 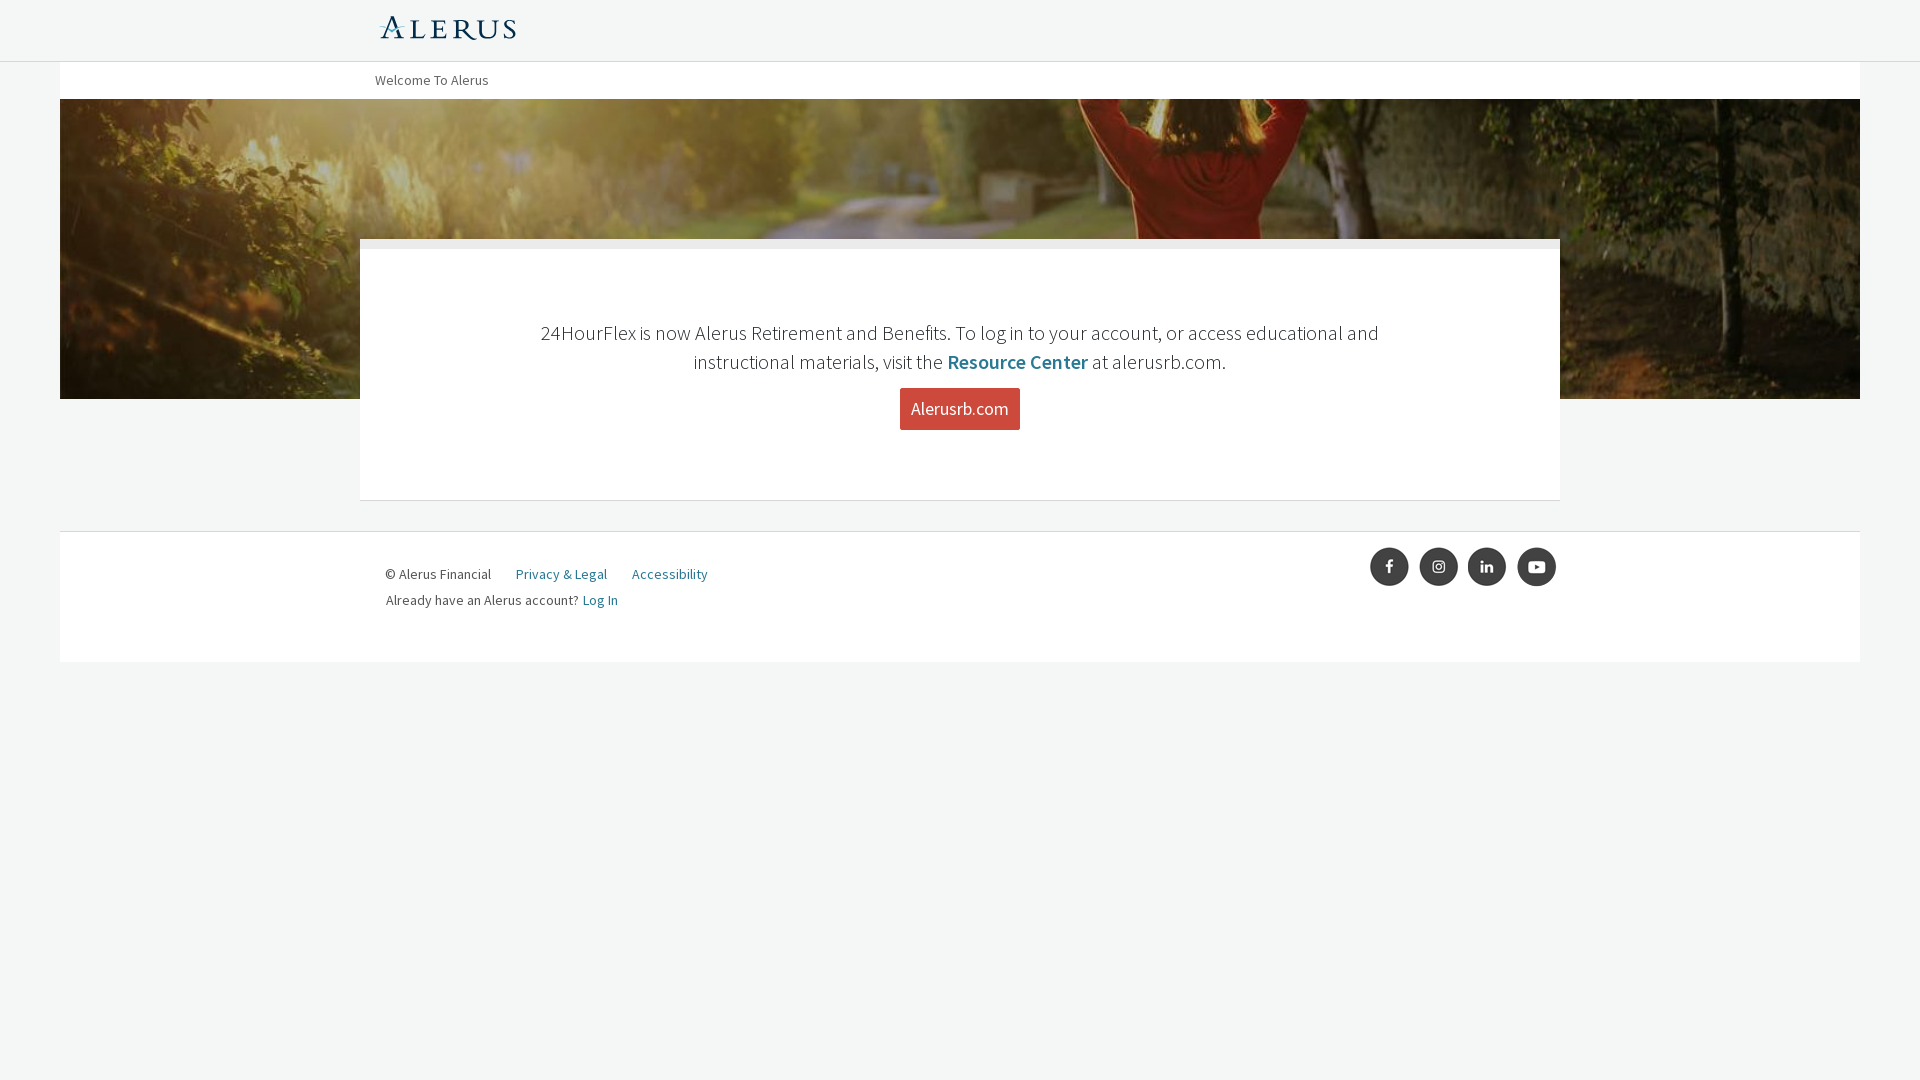 I want to click on 'Accessibility', so click(x=670, y=574).